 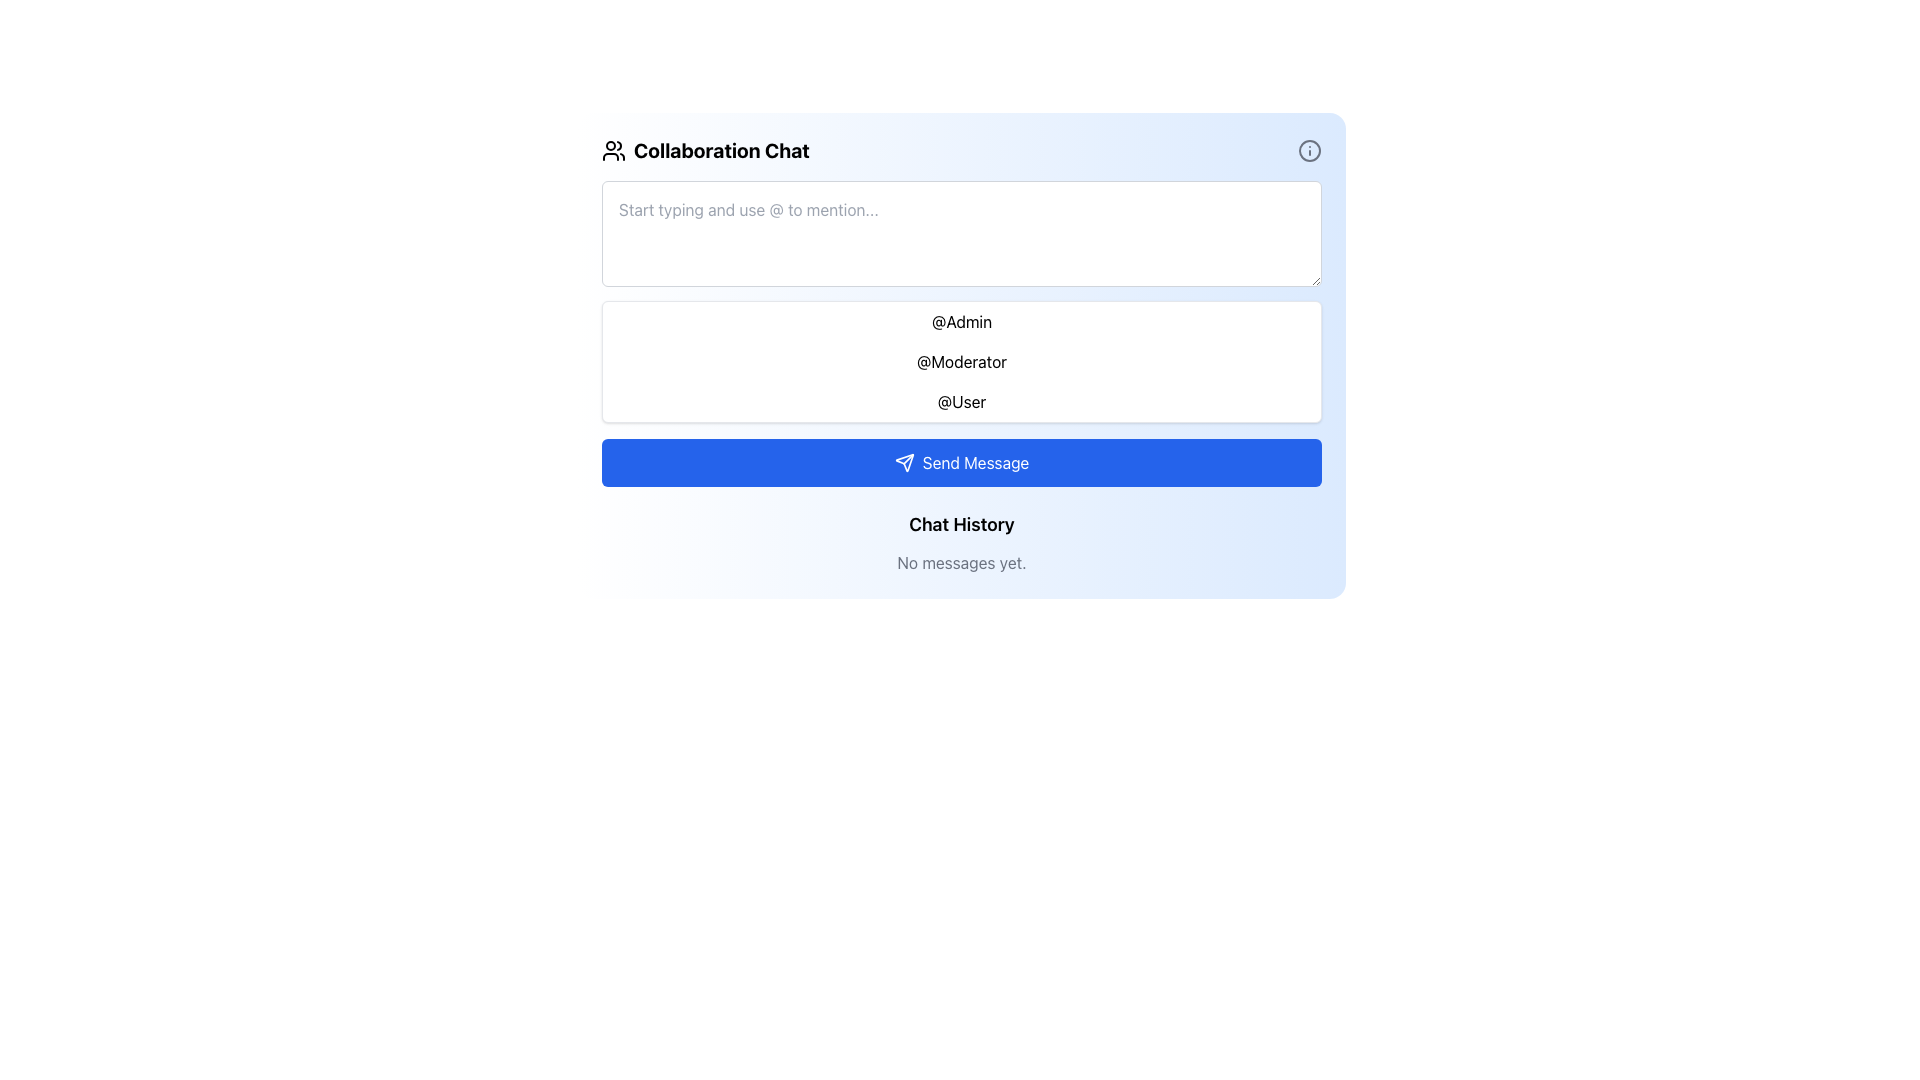 I want to click on the text label displaying '@Moderator', which is centrally aligned within a light background area and is the second item in a vertical list of similar elements, so click(x=961, y=362).